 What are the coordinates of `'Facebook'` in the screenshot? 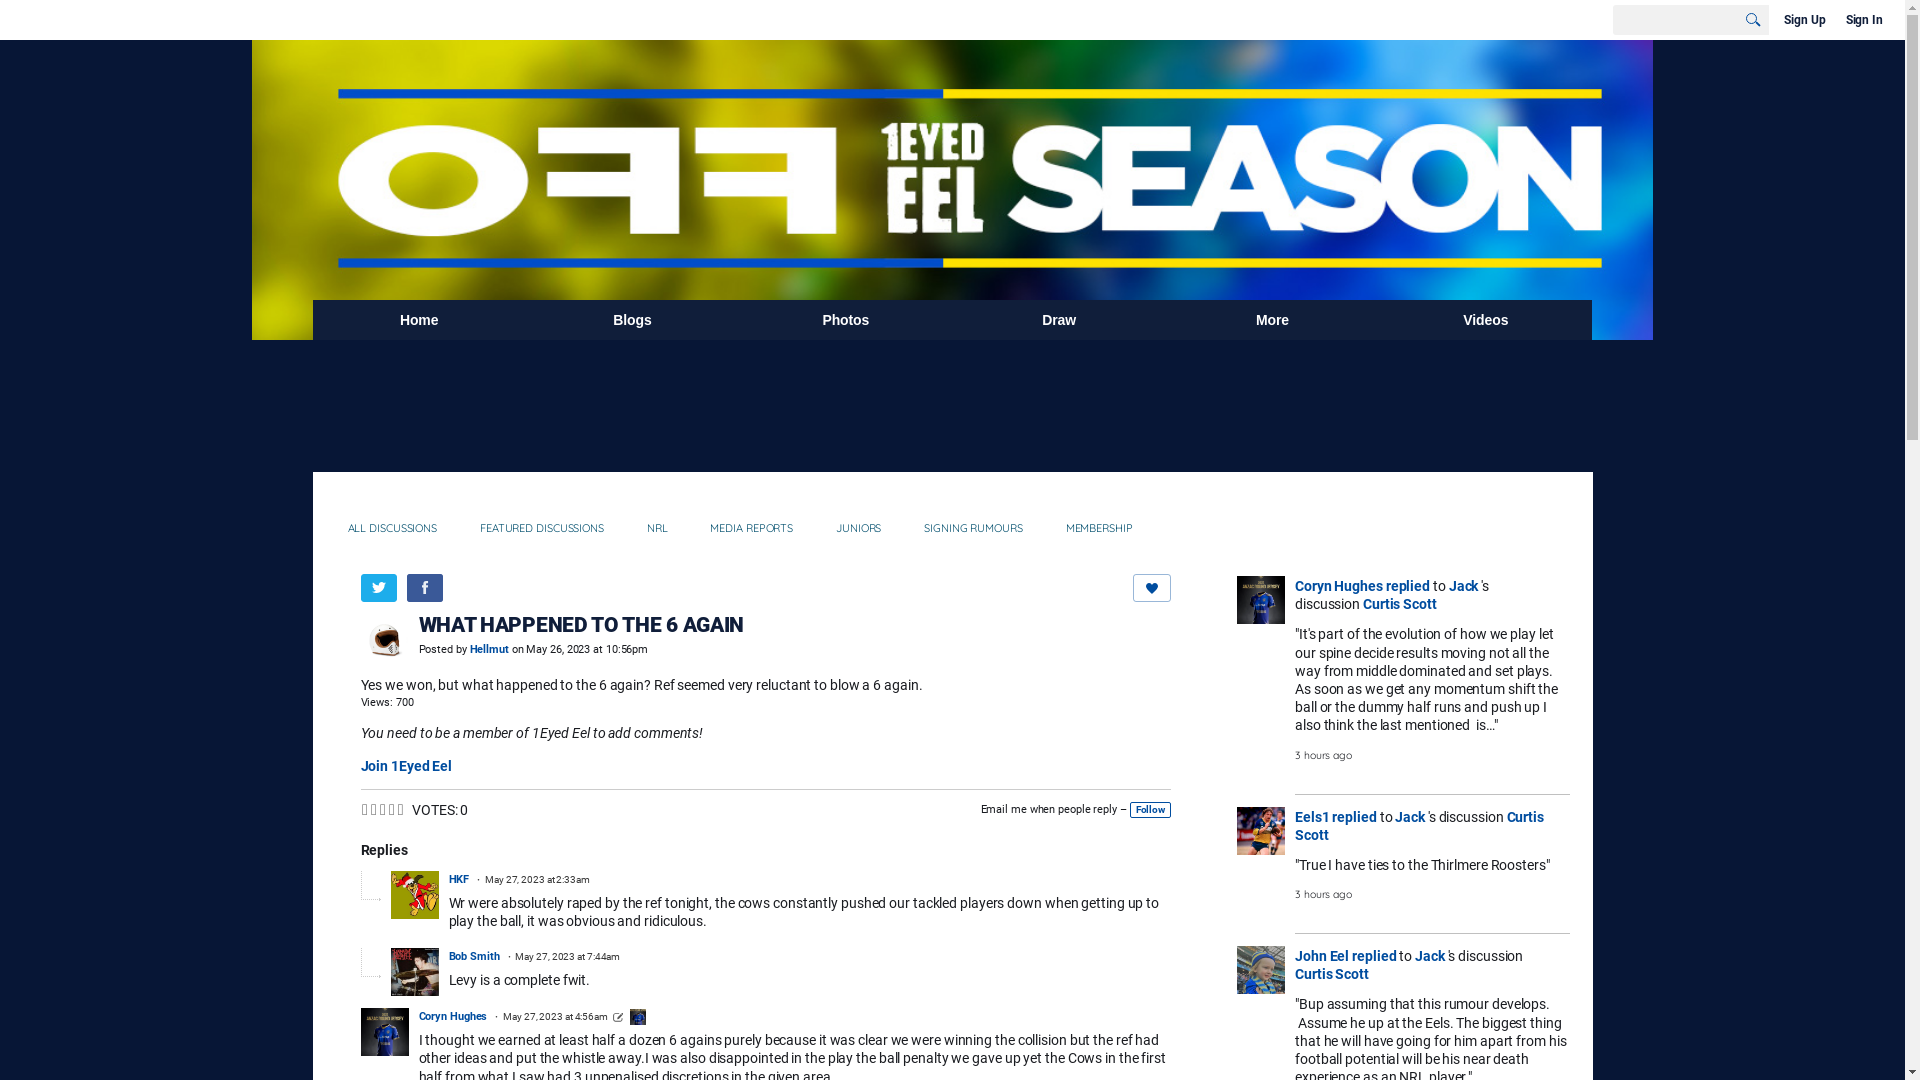 It's located at (422, 586).